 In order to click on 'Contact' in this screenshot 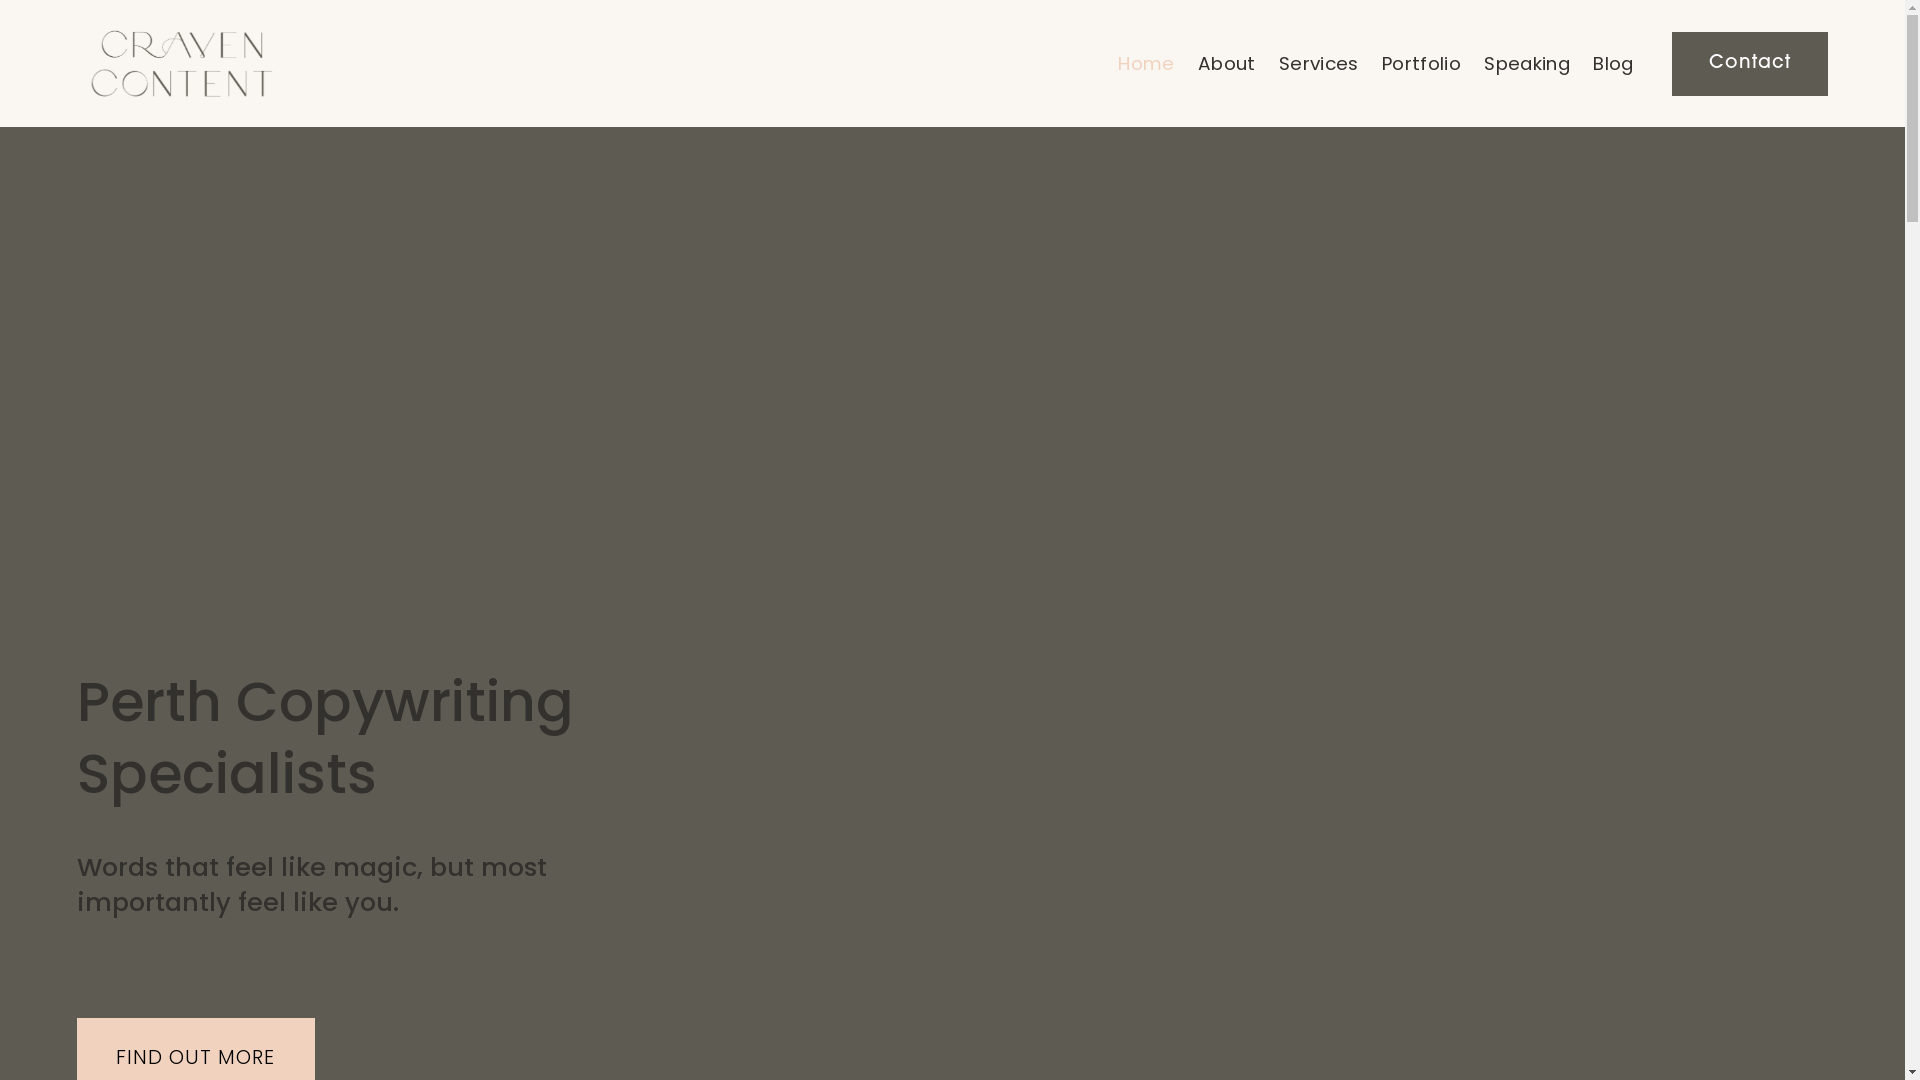, I will do `click(1749, 63)`.